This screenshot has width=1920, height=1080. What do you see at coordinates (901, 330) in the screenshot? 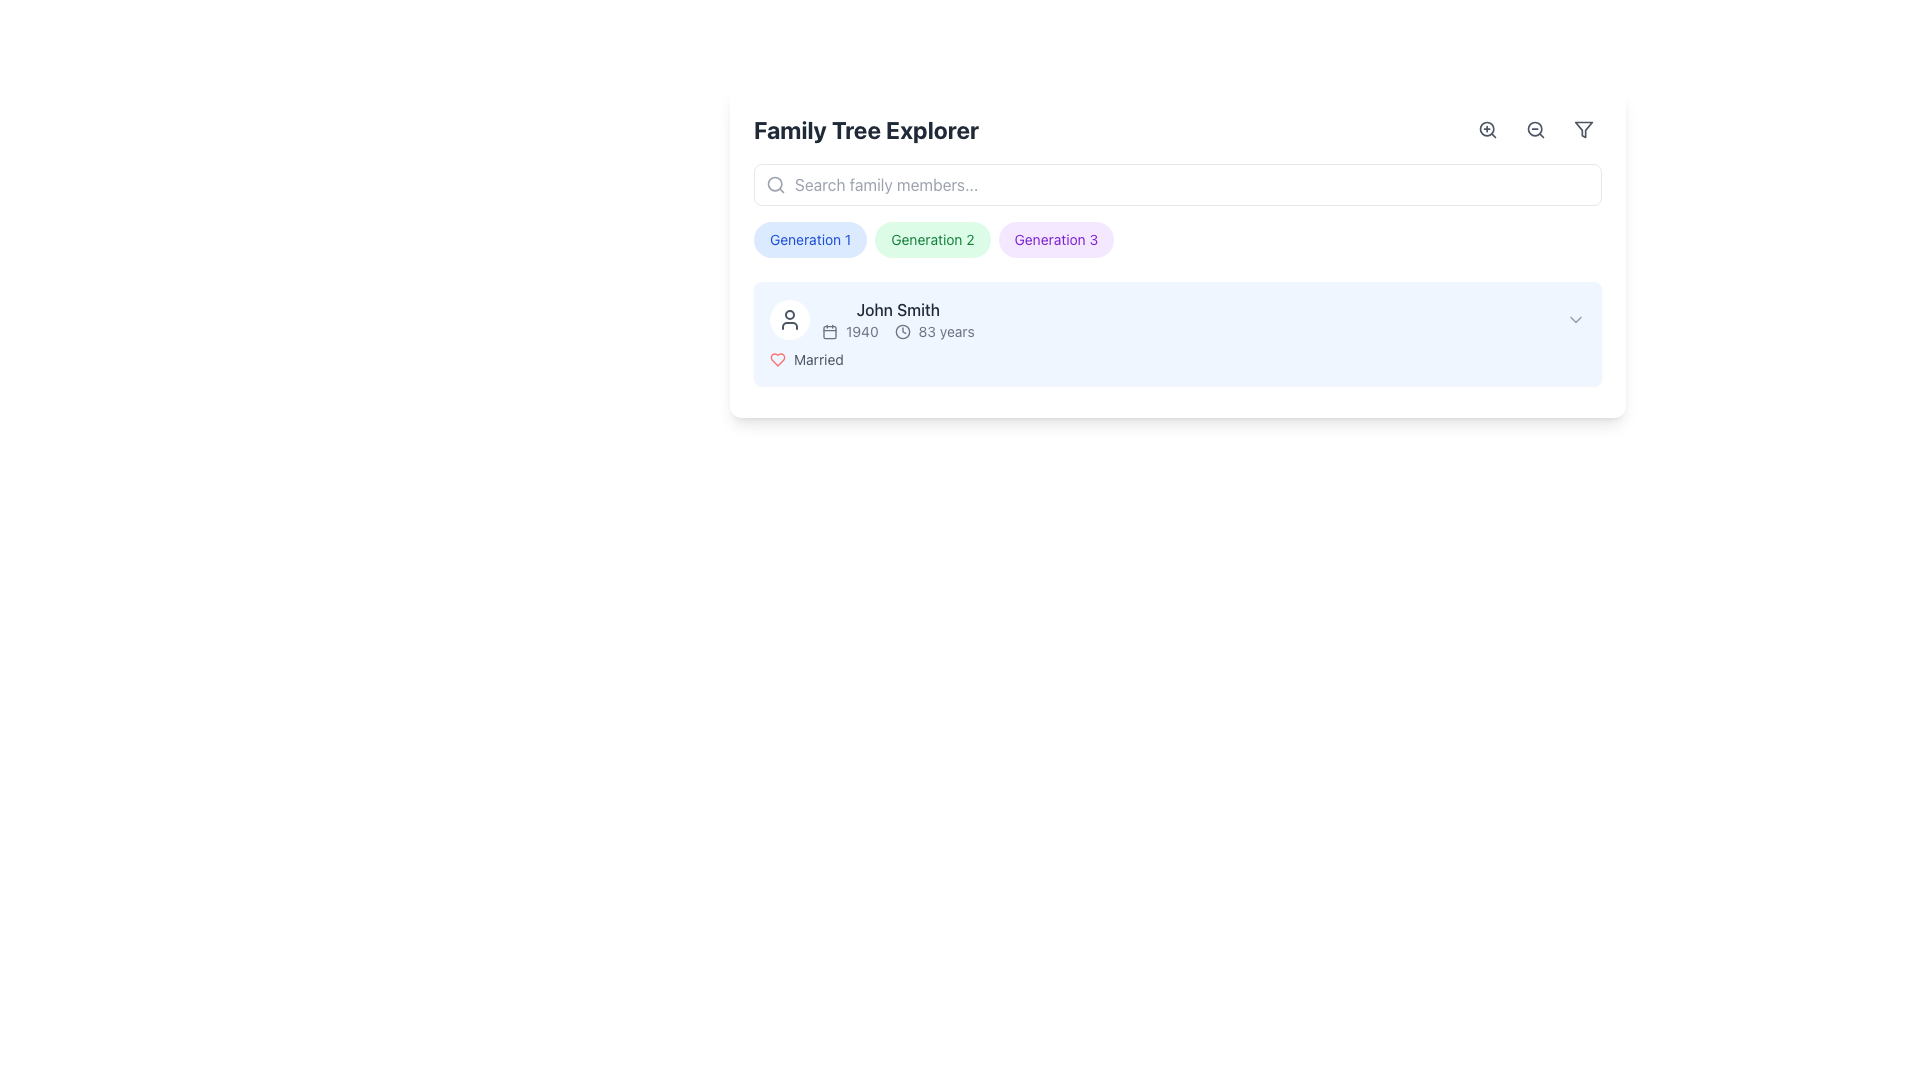
I see `the clock icon, which has a minimalist gray design and is located to the right of the text '1940' and just before '83 years'` at bounding box center [901, 330].